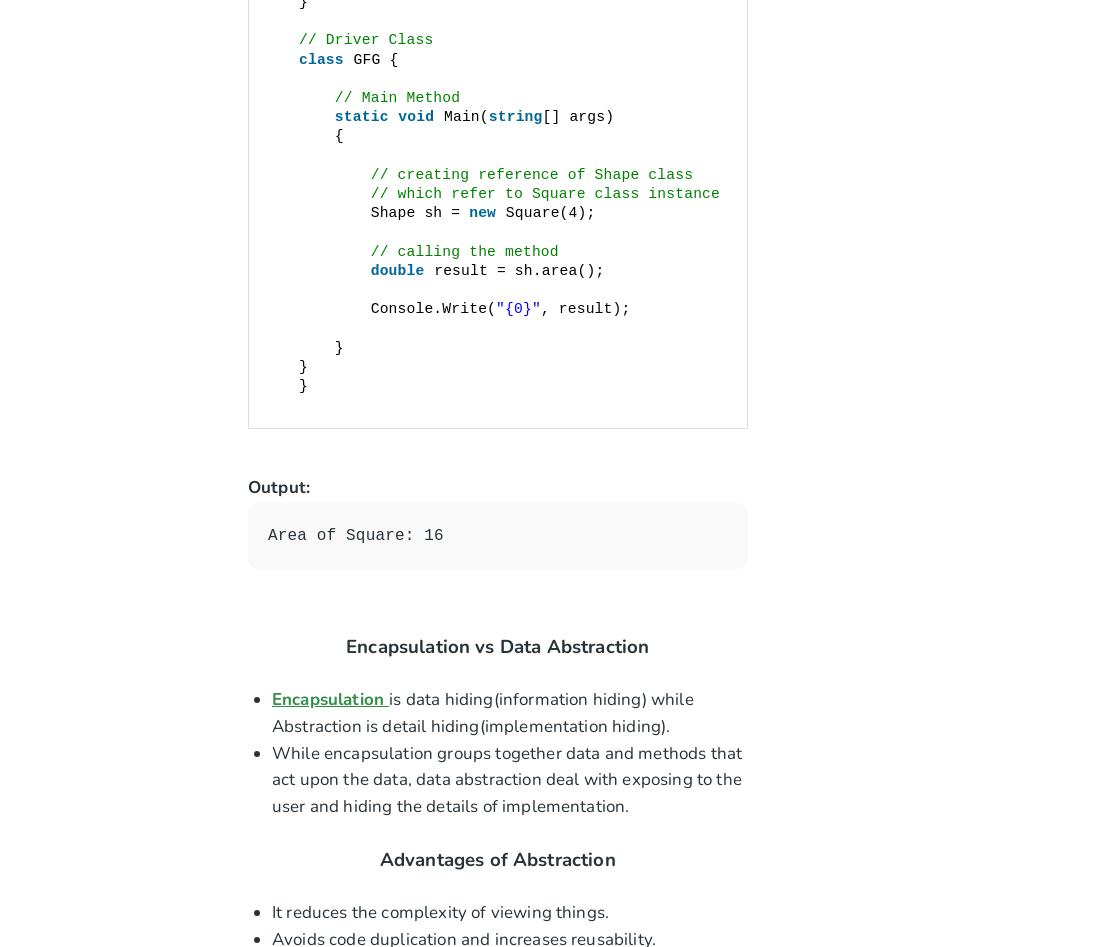 The height and width of the screenshot is (947, 1100). What do you see at coordinates (505, 212) in the screenshot?
I see `'Square(4);'` at bounding box center [505, 212].